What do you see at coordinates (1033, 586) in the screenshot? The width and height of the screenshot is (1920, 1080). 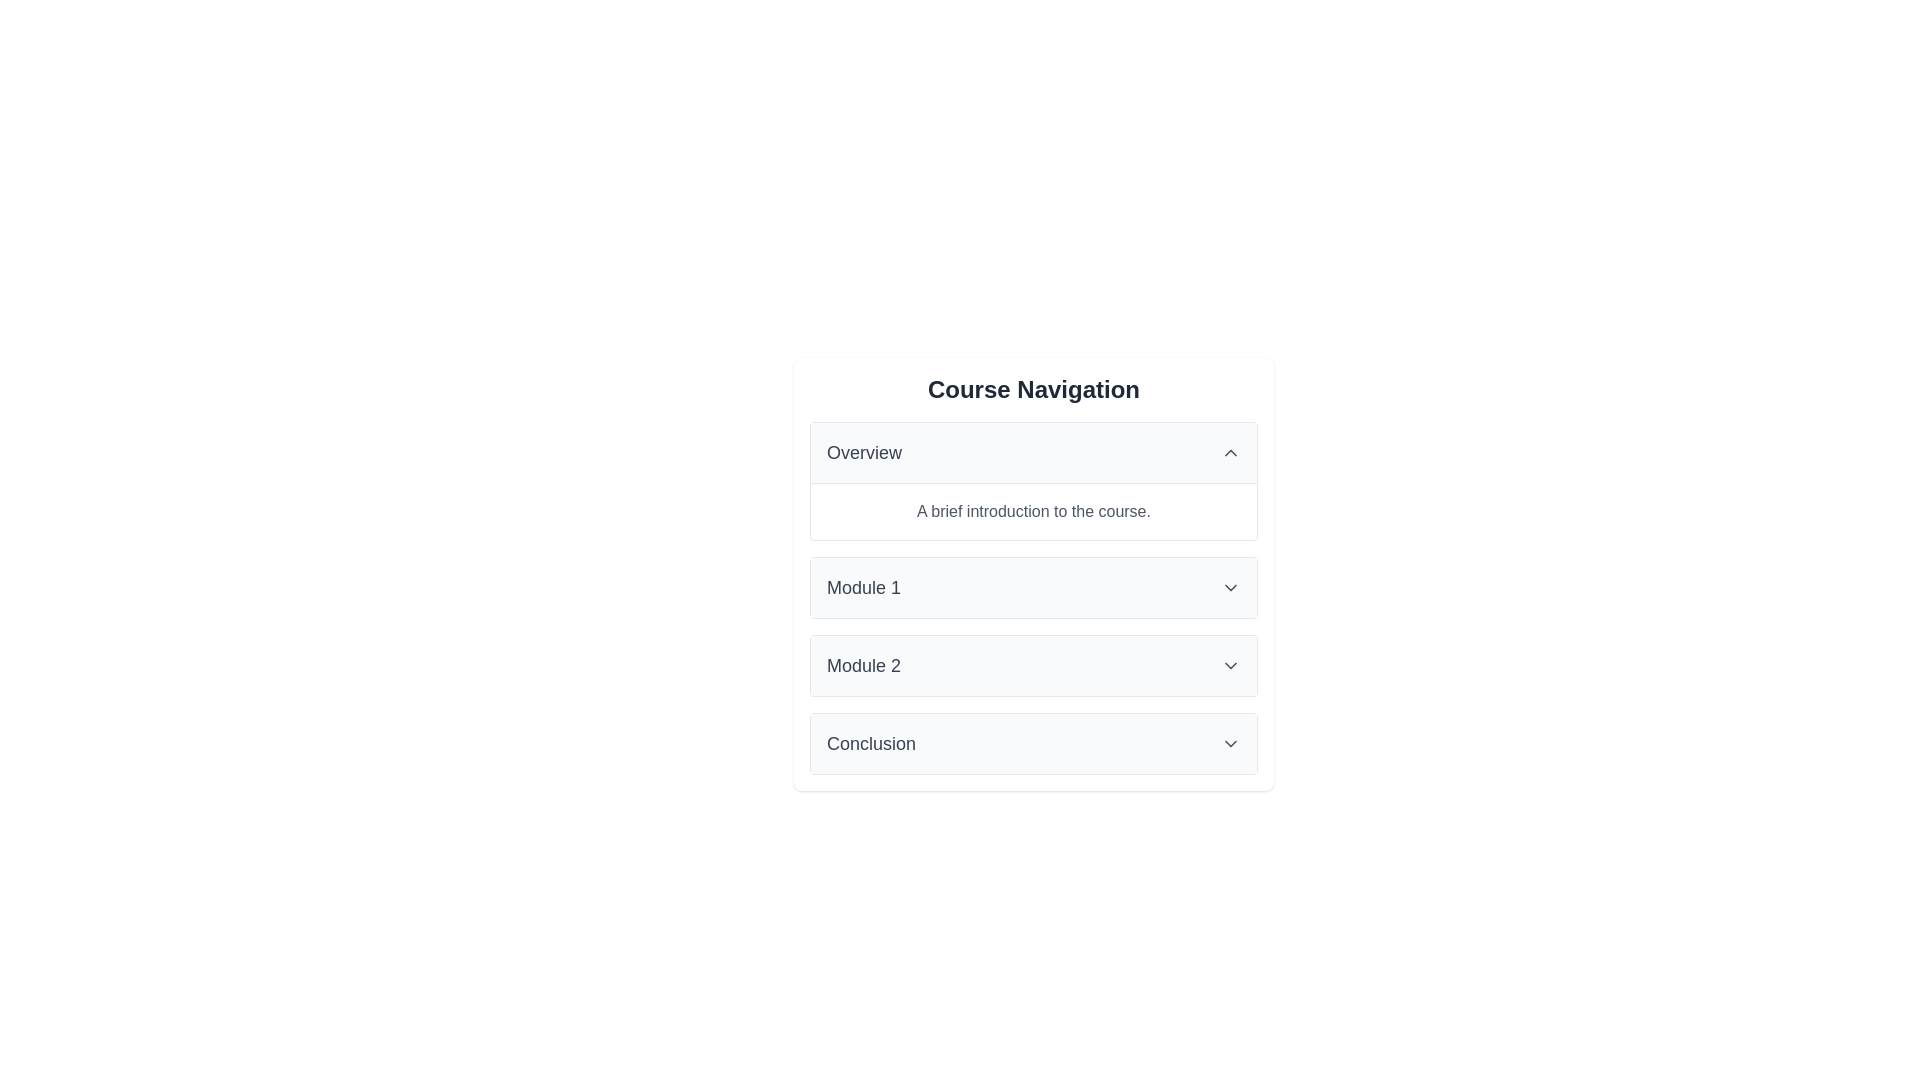 I see `the 'Module 1' button section with a light gray background` at bounding box center [1033, 586].